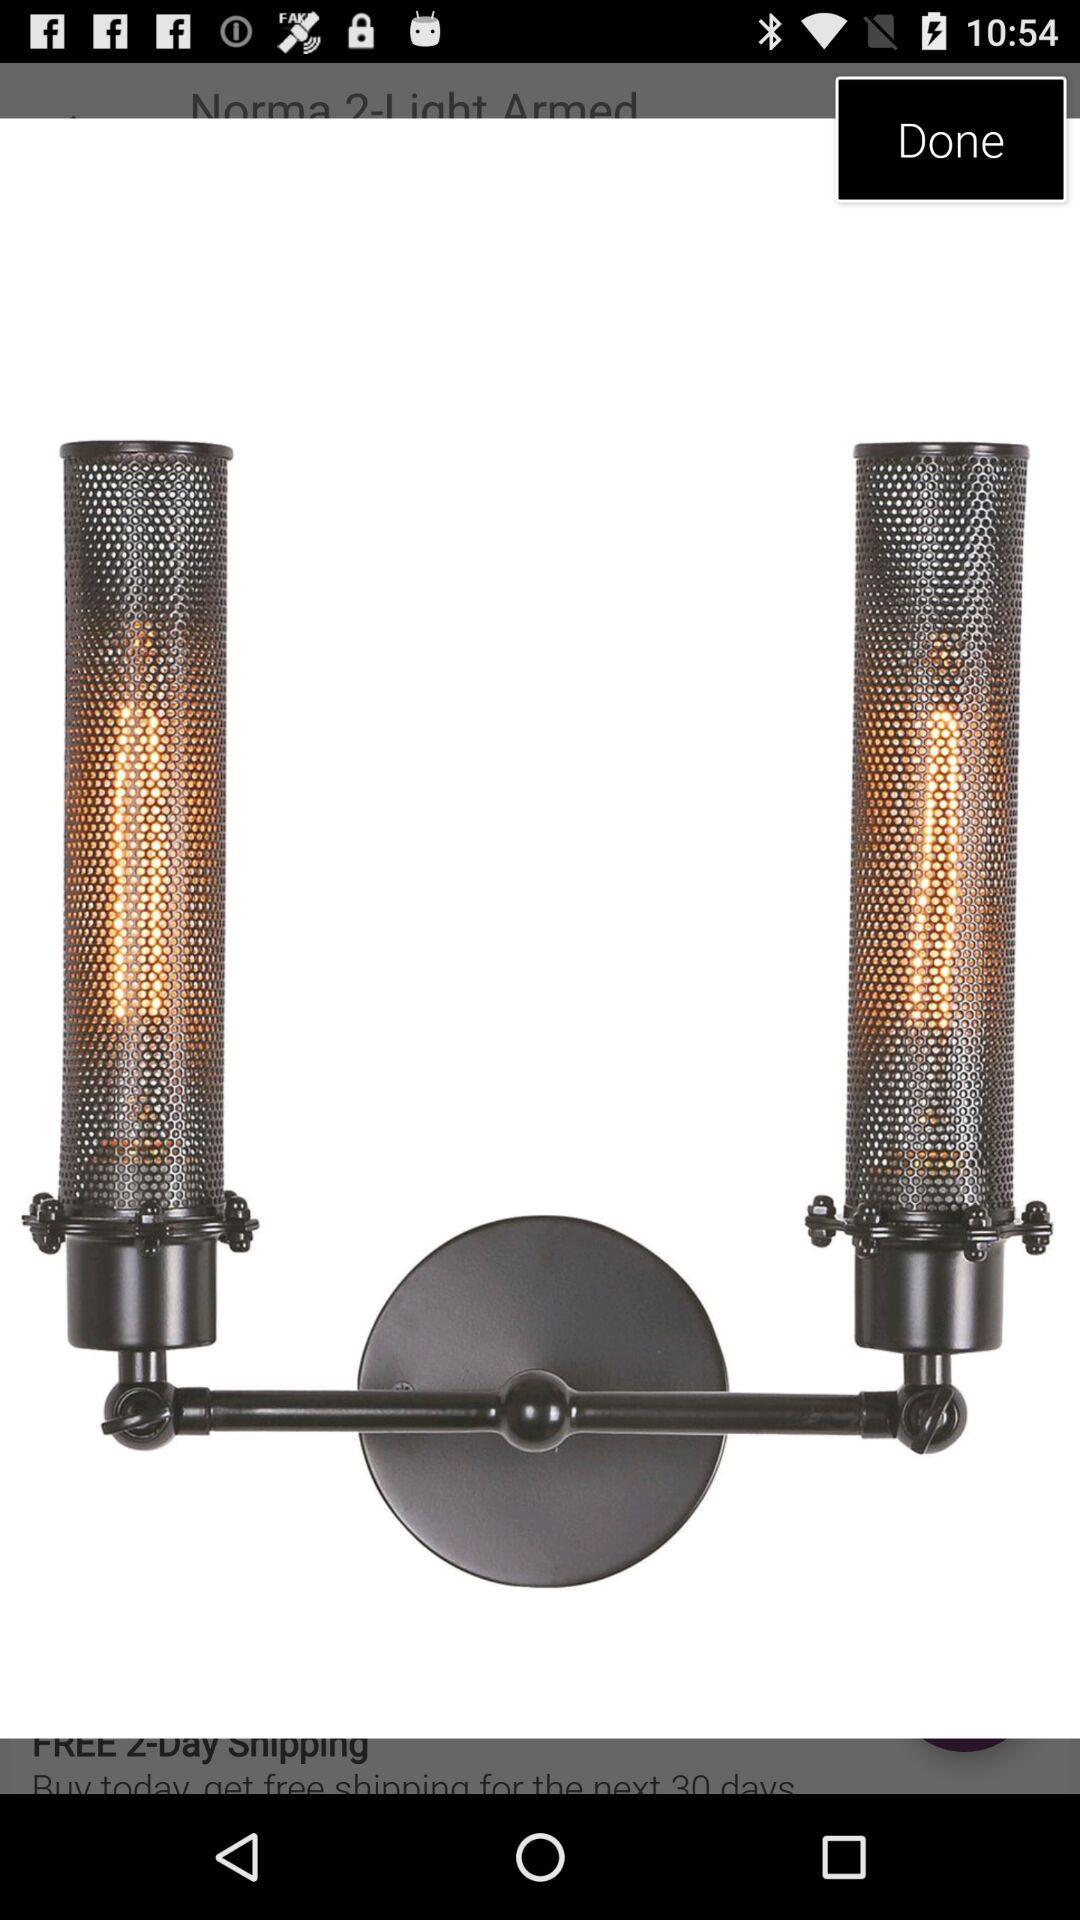 This screenshot has width=1080, height=1920. I want to click on done, so click(950, 138).